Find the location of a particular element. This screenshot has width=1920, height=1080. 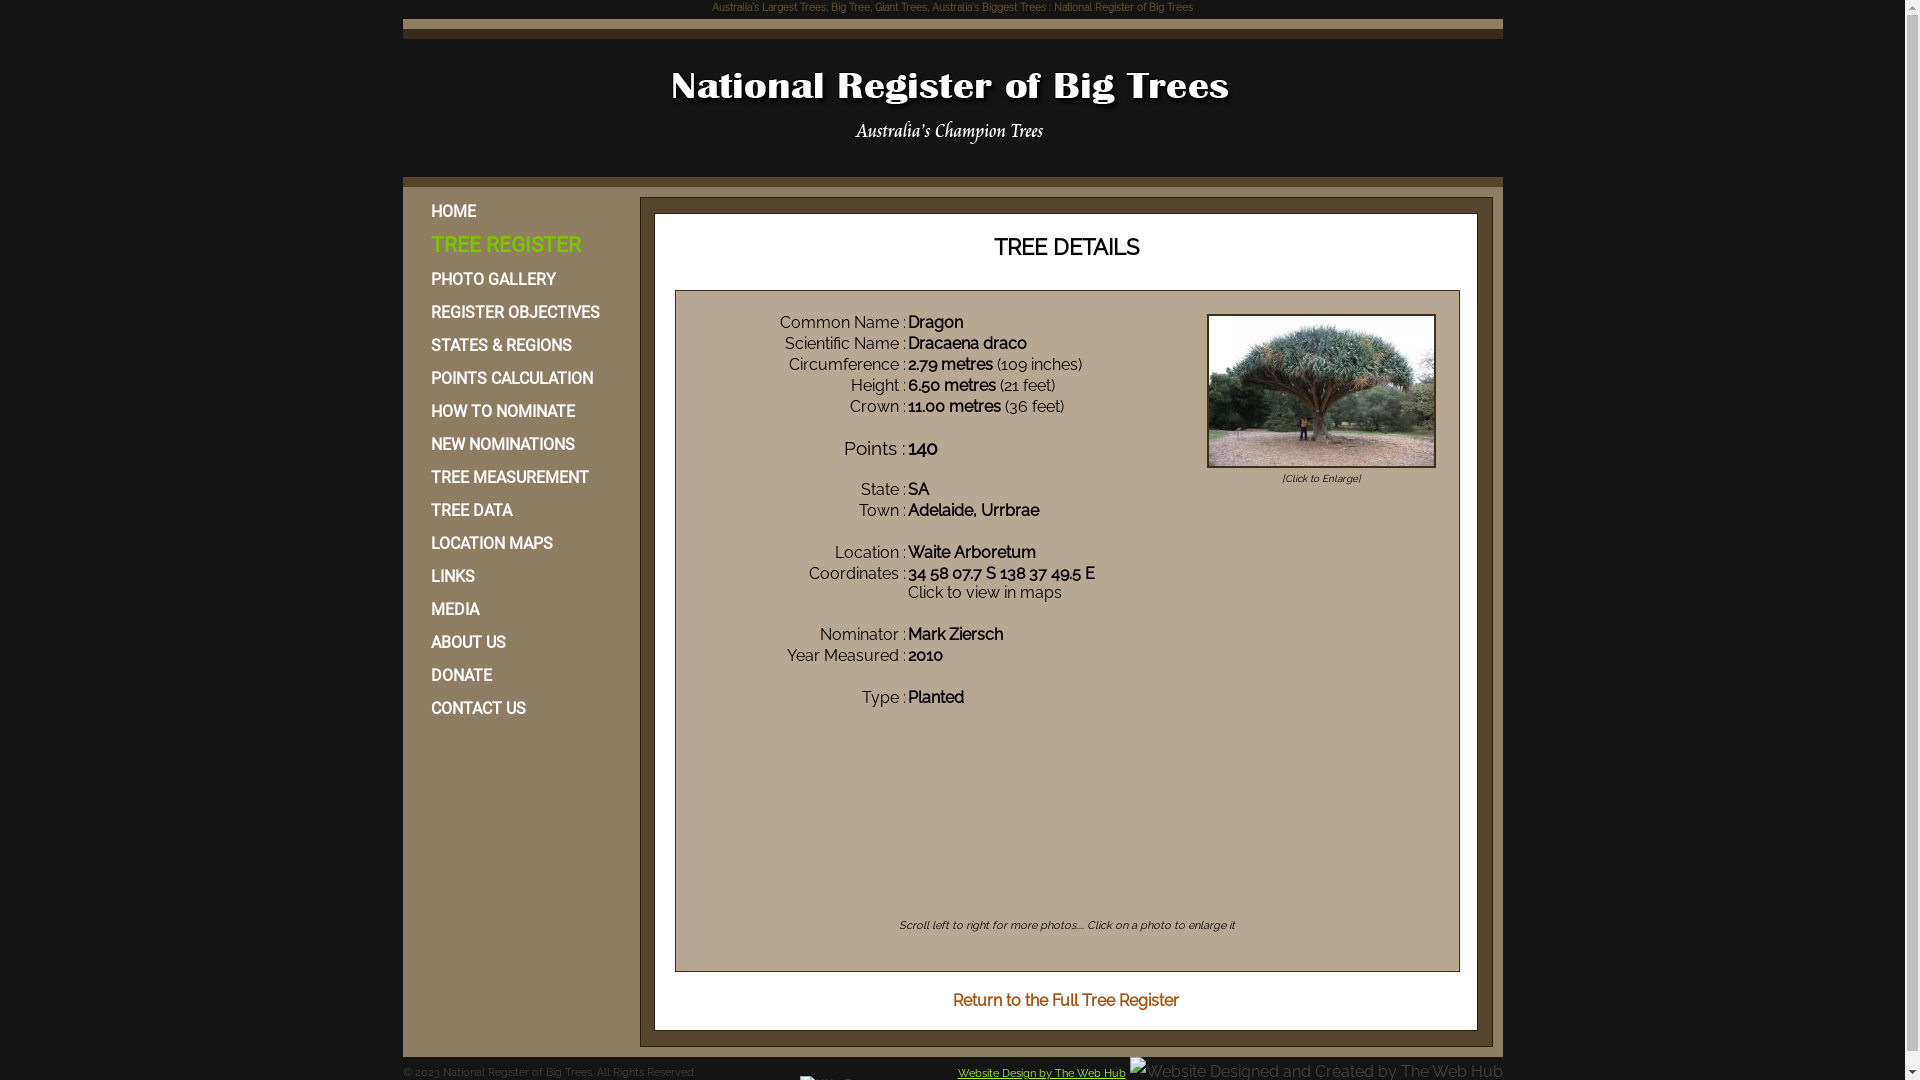

'CONTACT US' is located at coordinates (518, 707).